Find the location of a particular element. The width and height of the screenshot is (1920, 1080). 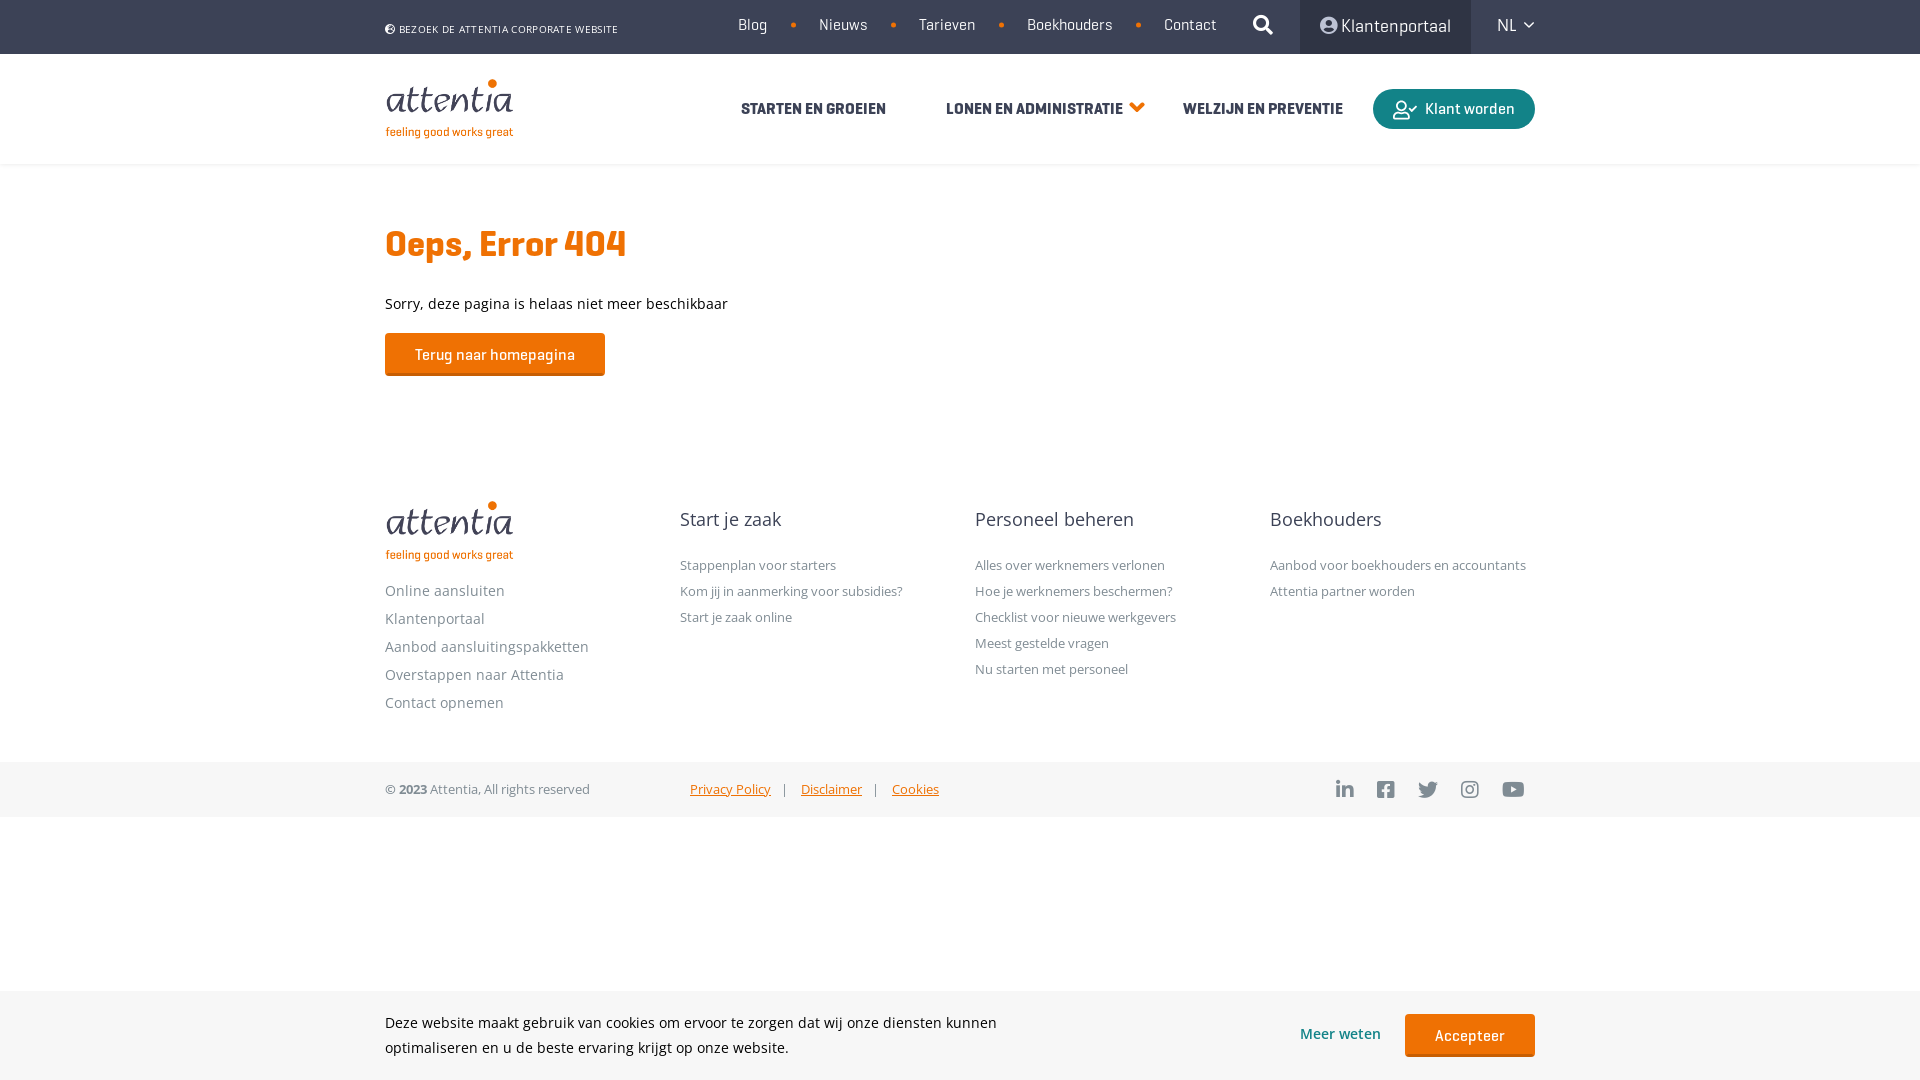

'Personeel beheren' is located at coordinates (1106, 518).